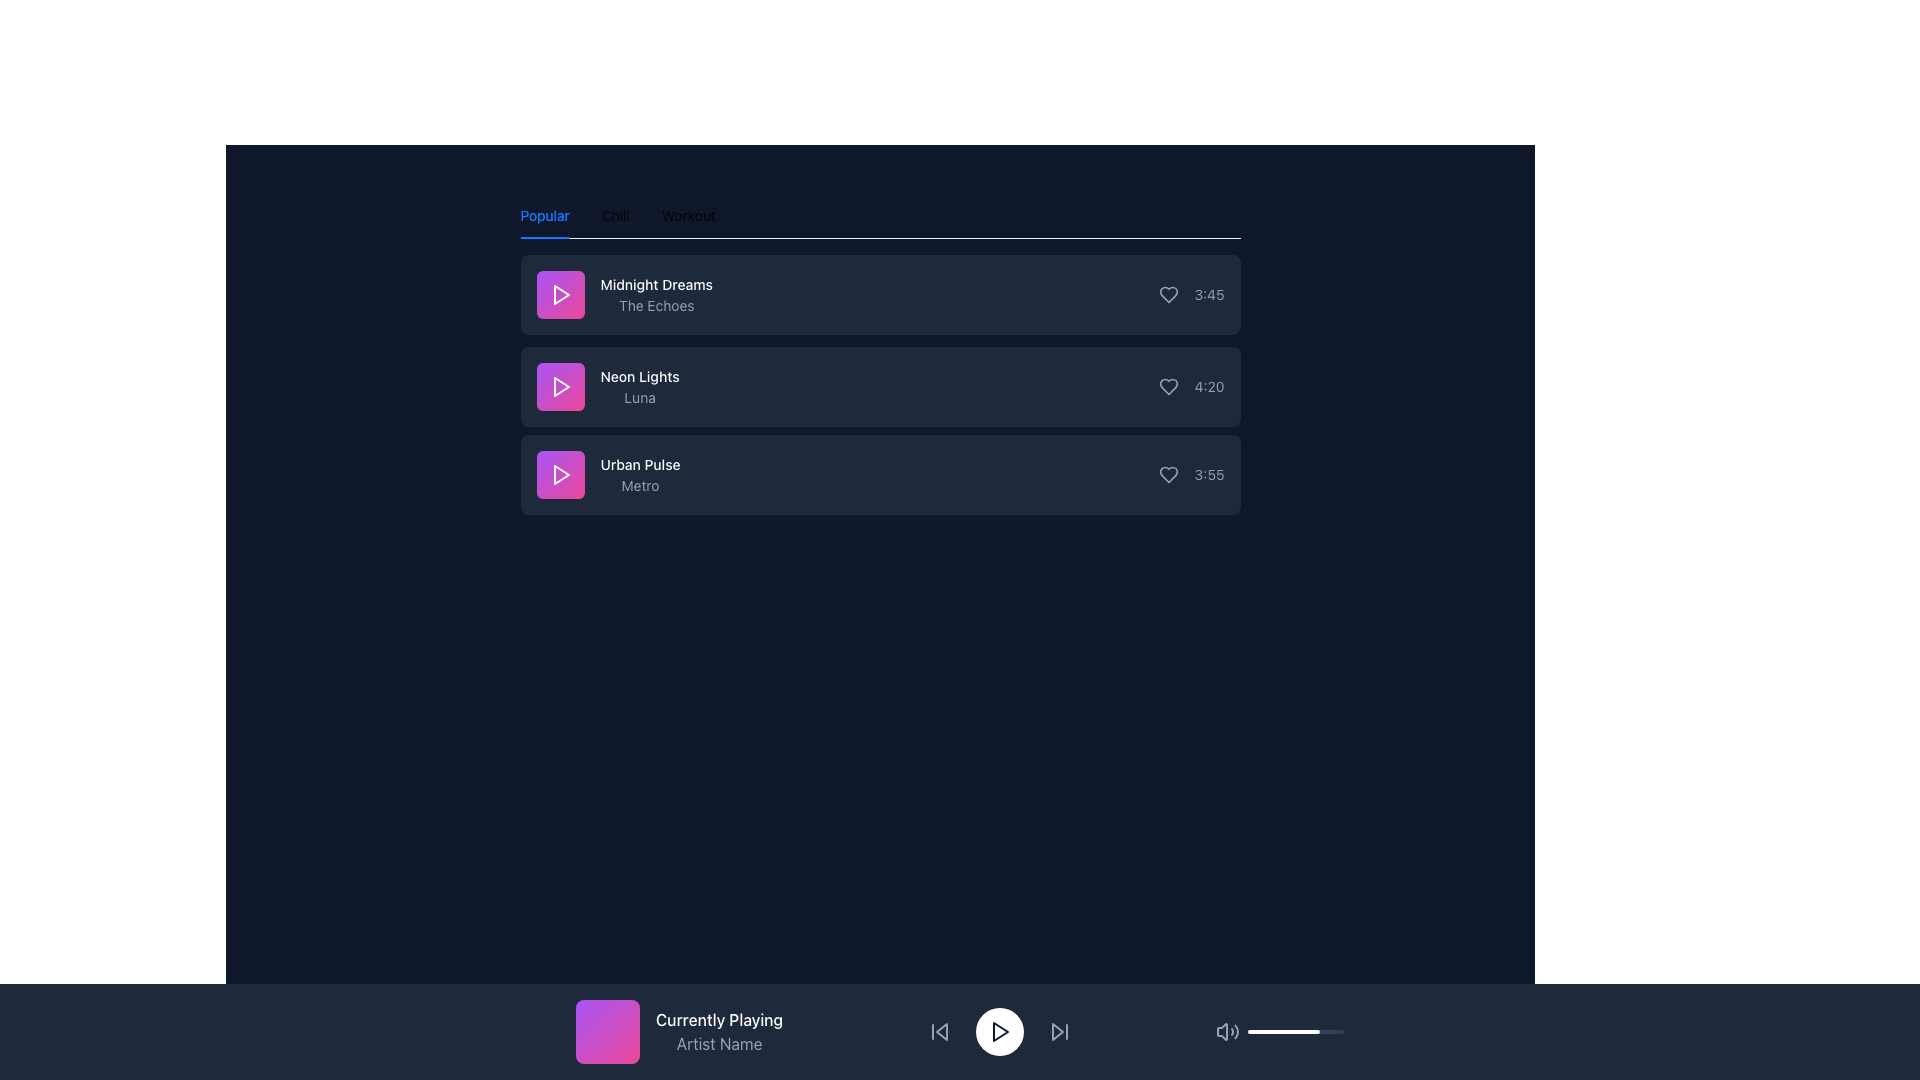 This screenshot has height=1080, width=1920. What do you see at coordinates (617, 216) in the screenshot?
I see `the 'Chill' tab in the horizontal navigation bar` at bounding box center [617, 216].